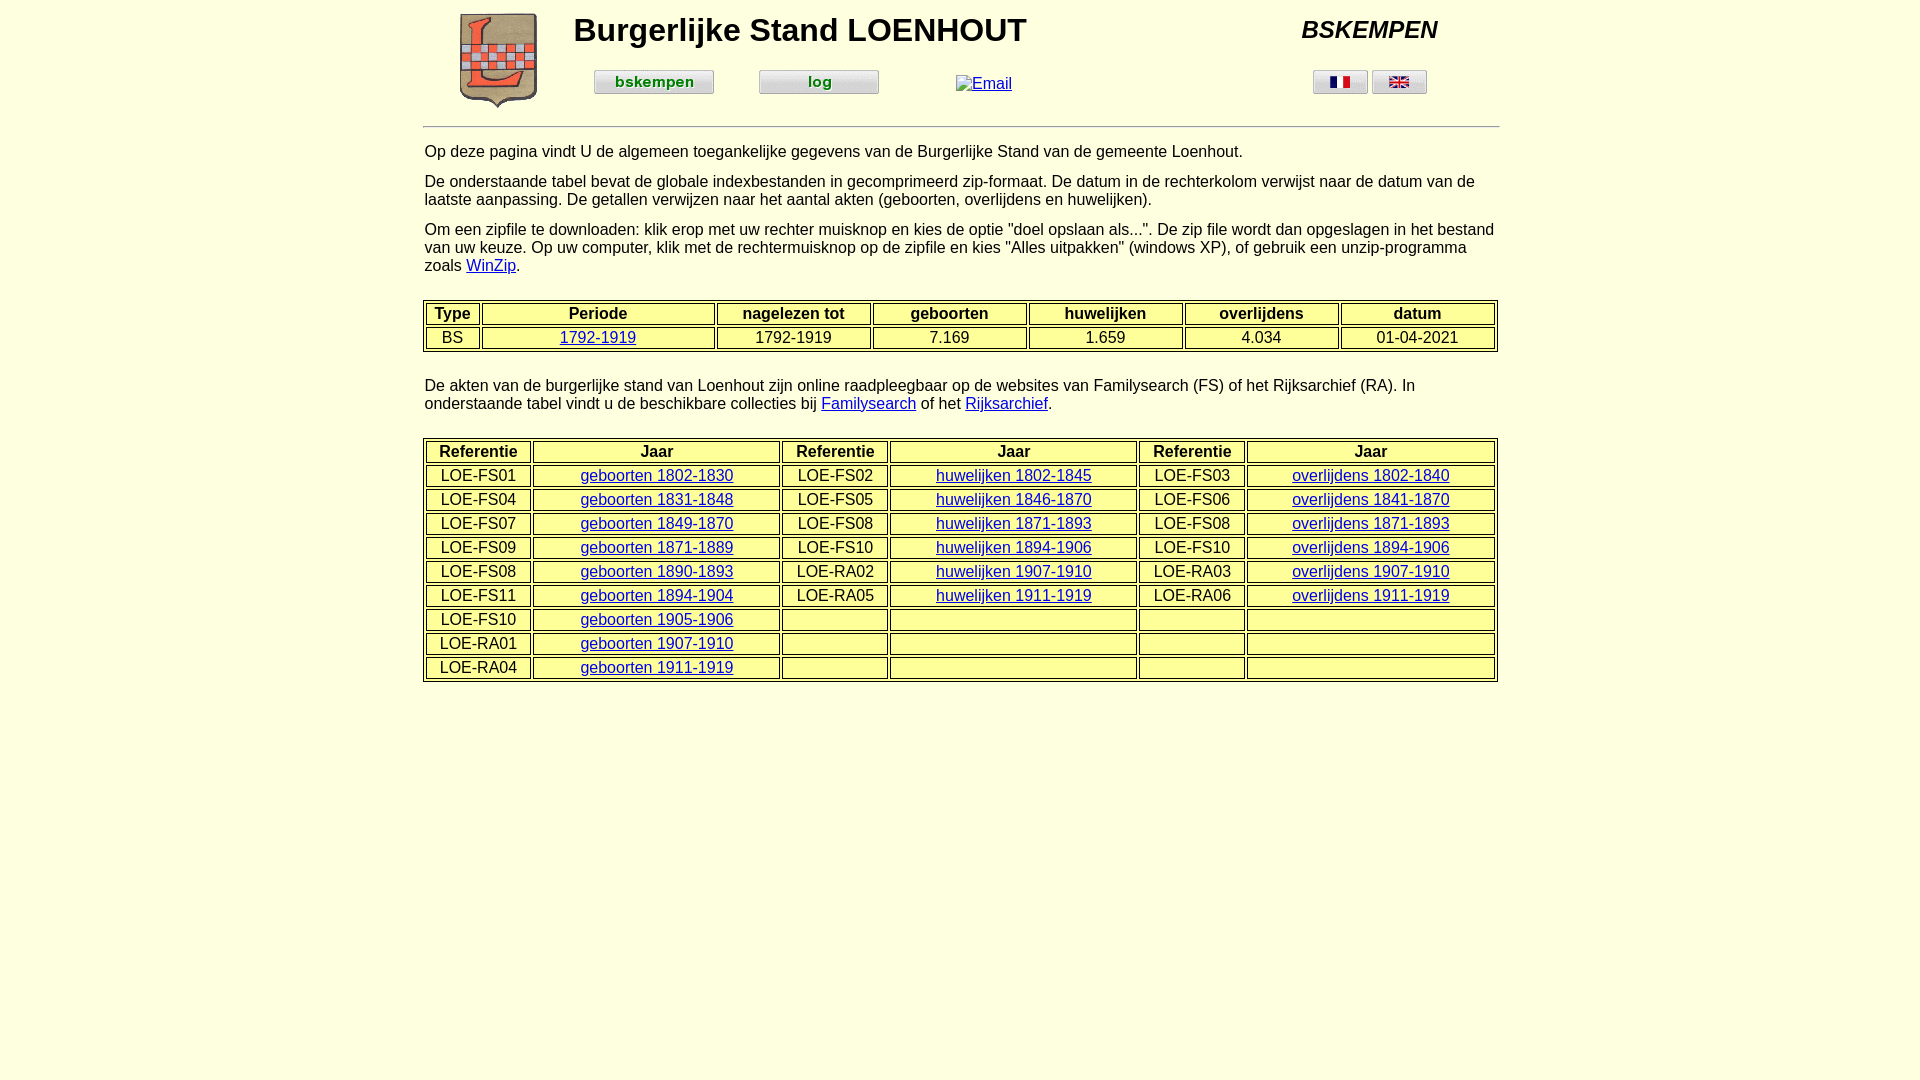 Image resolution: width=1920 pixels, height=1080 pixels. What do you see at coordinates (656, 594) in the screenshot?
I see `'geboorten 1894-1904'` at bounding box center [656, 594].